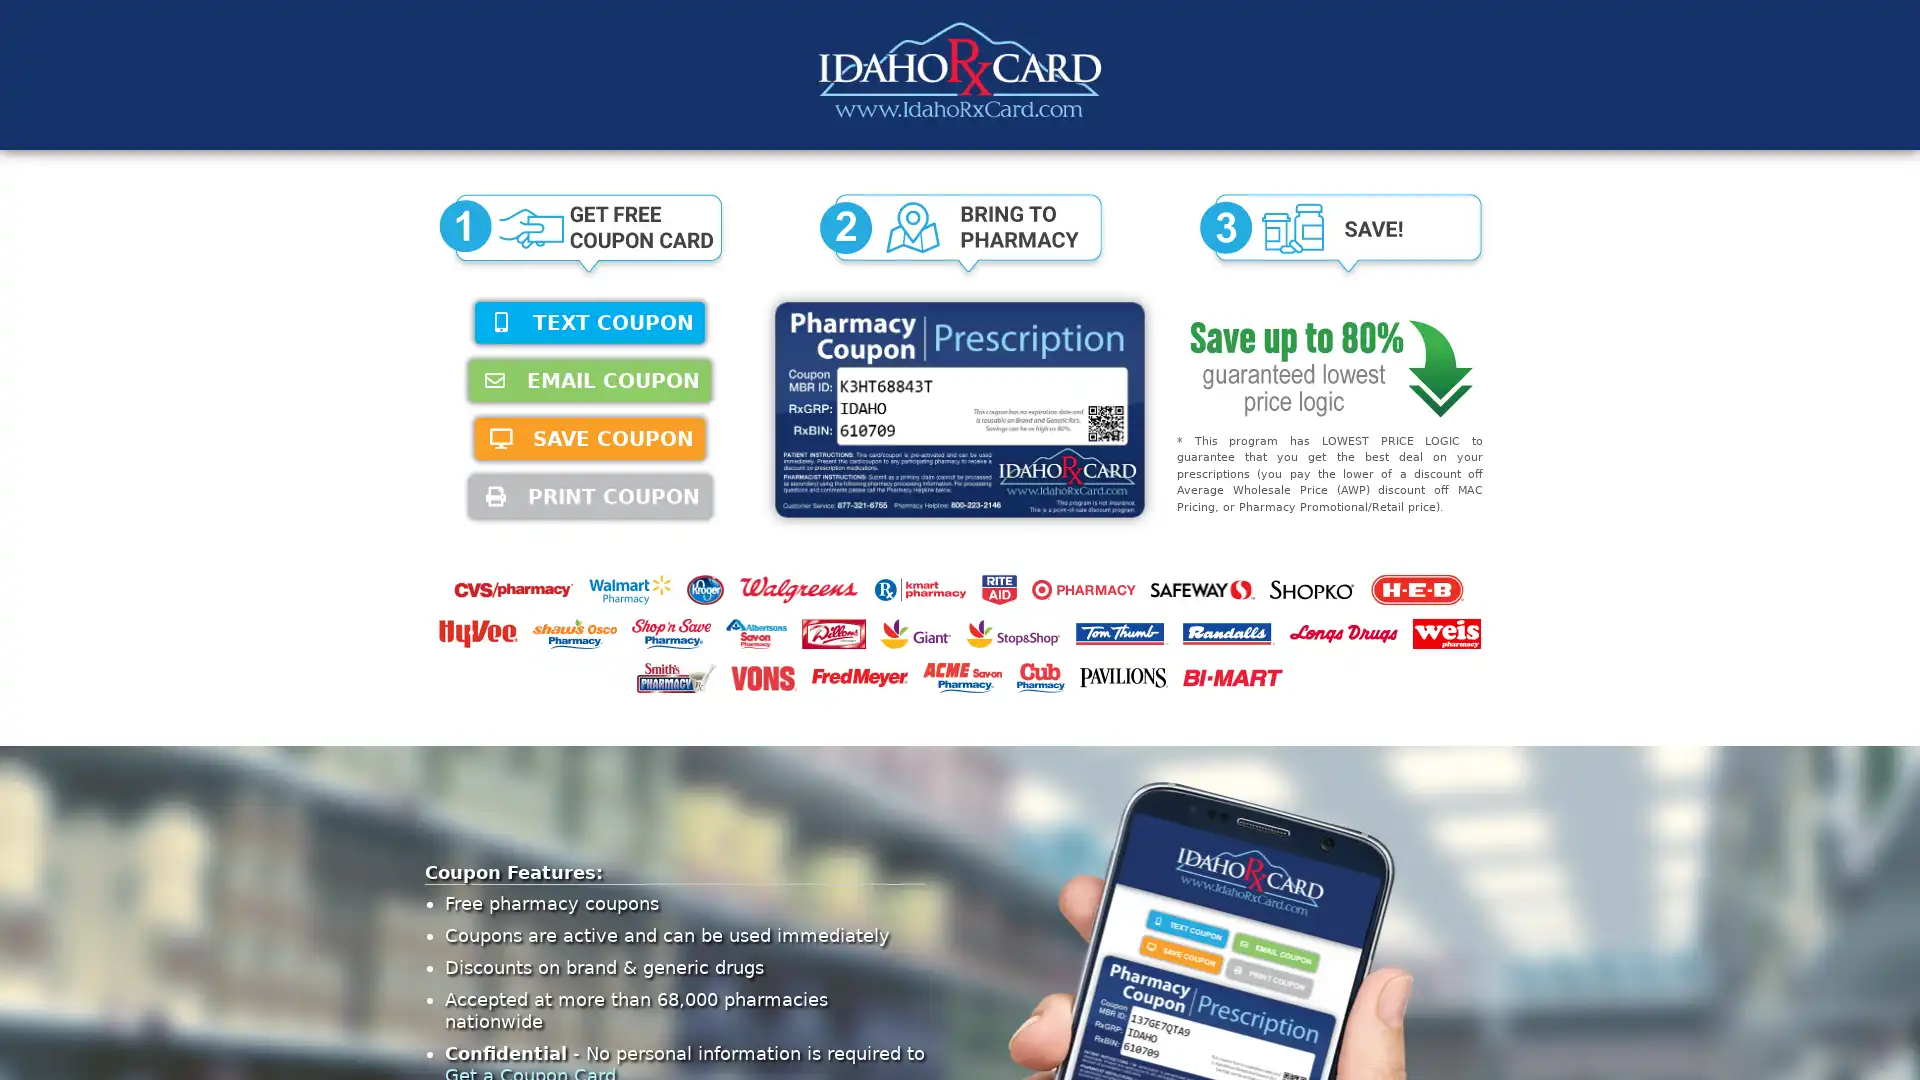 This screenshot has width=1920, height=1080. What do you see at coordinates (589, 381) in the screenshot?
I see `EMAIL COUPON` at bounding box center [589, 381].